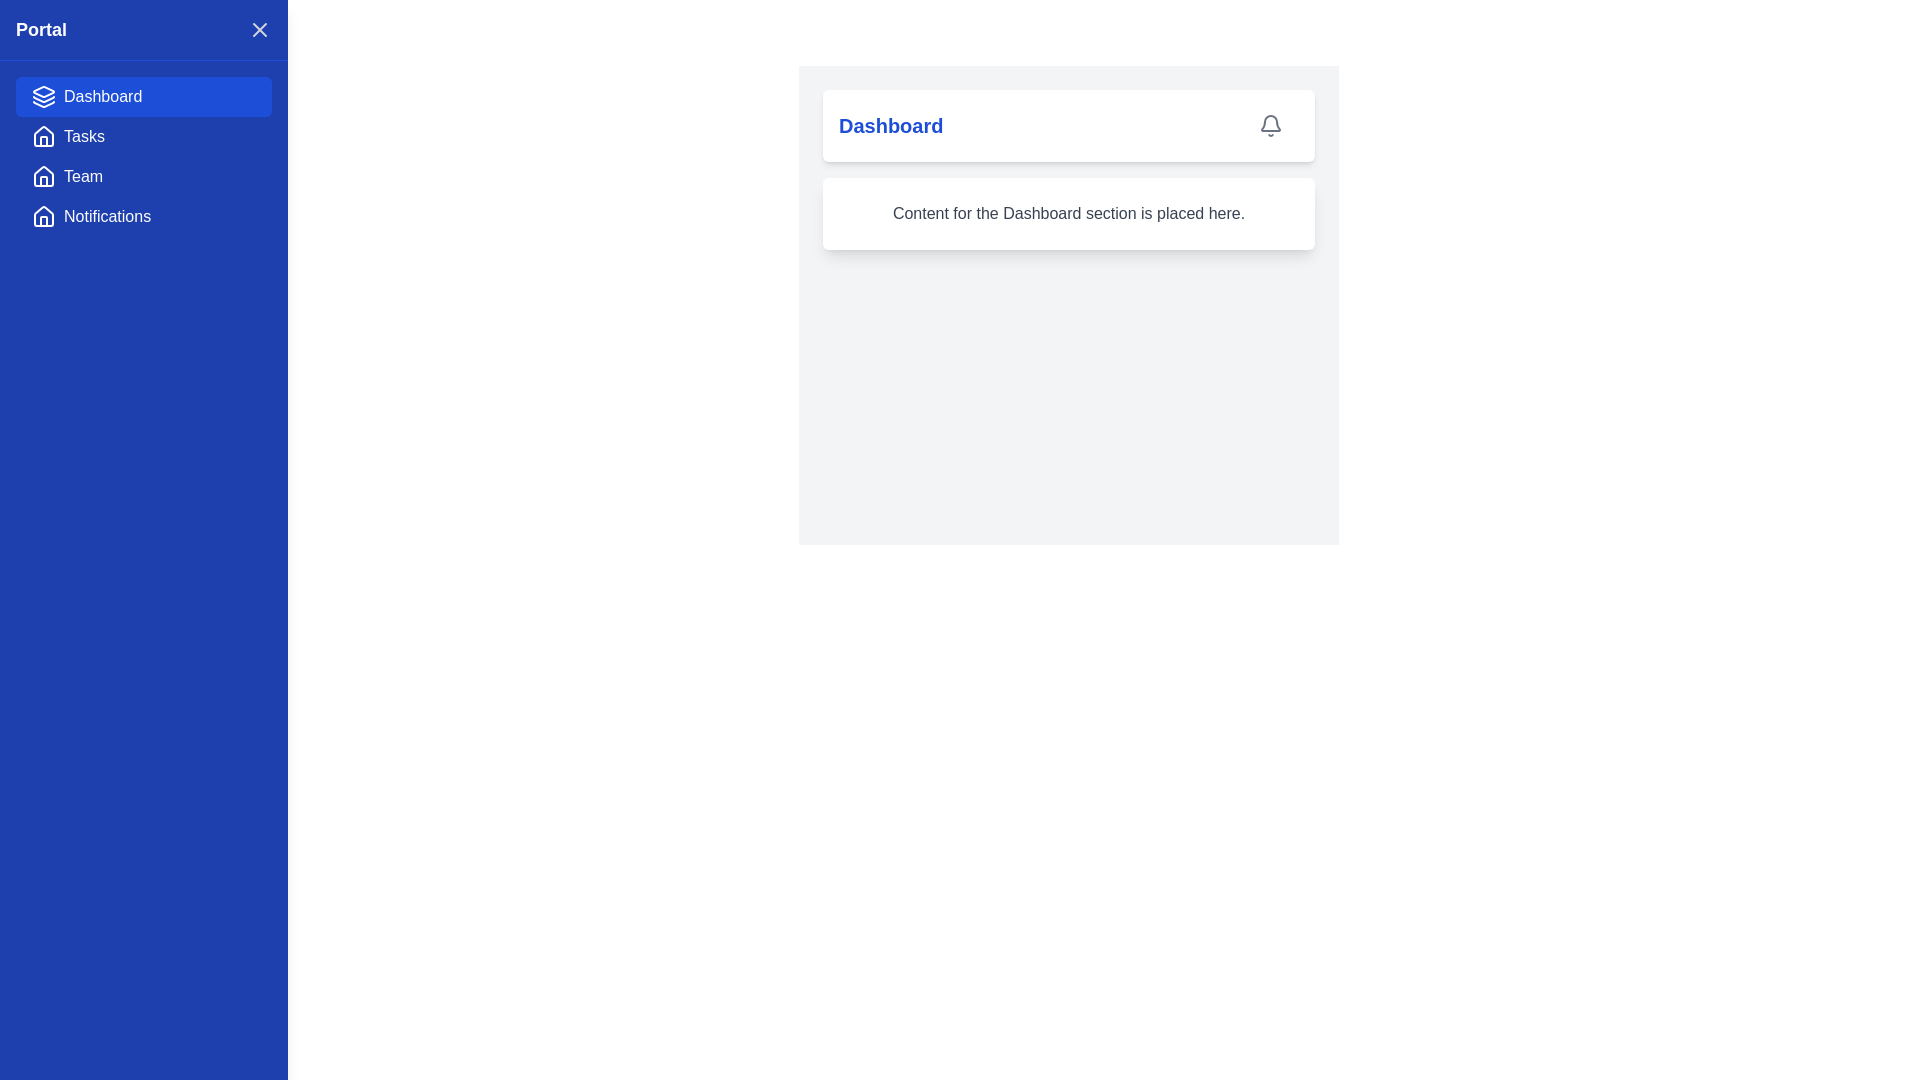 The height and width of the screenshot is (1080, 1920). I want to click on the 'Team' icon in the sidebar menu, which is the second icon and visually represents the 'Team' feature, so click(43, 181).